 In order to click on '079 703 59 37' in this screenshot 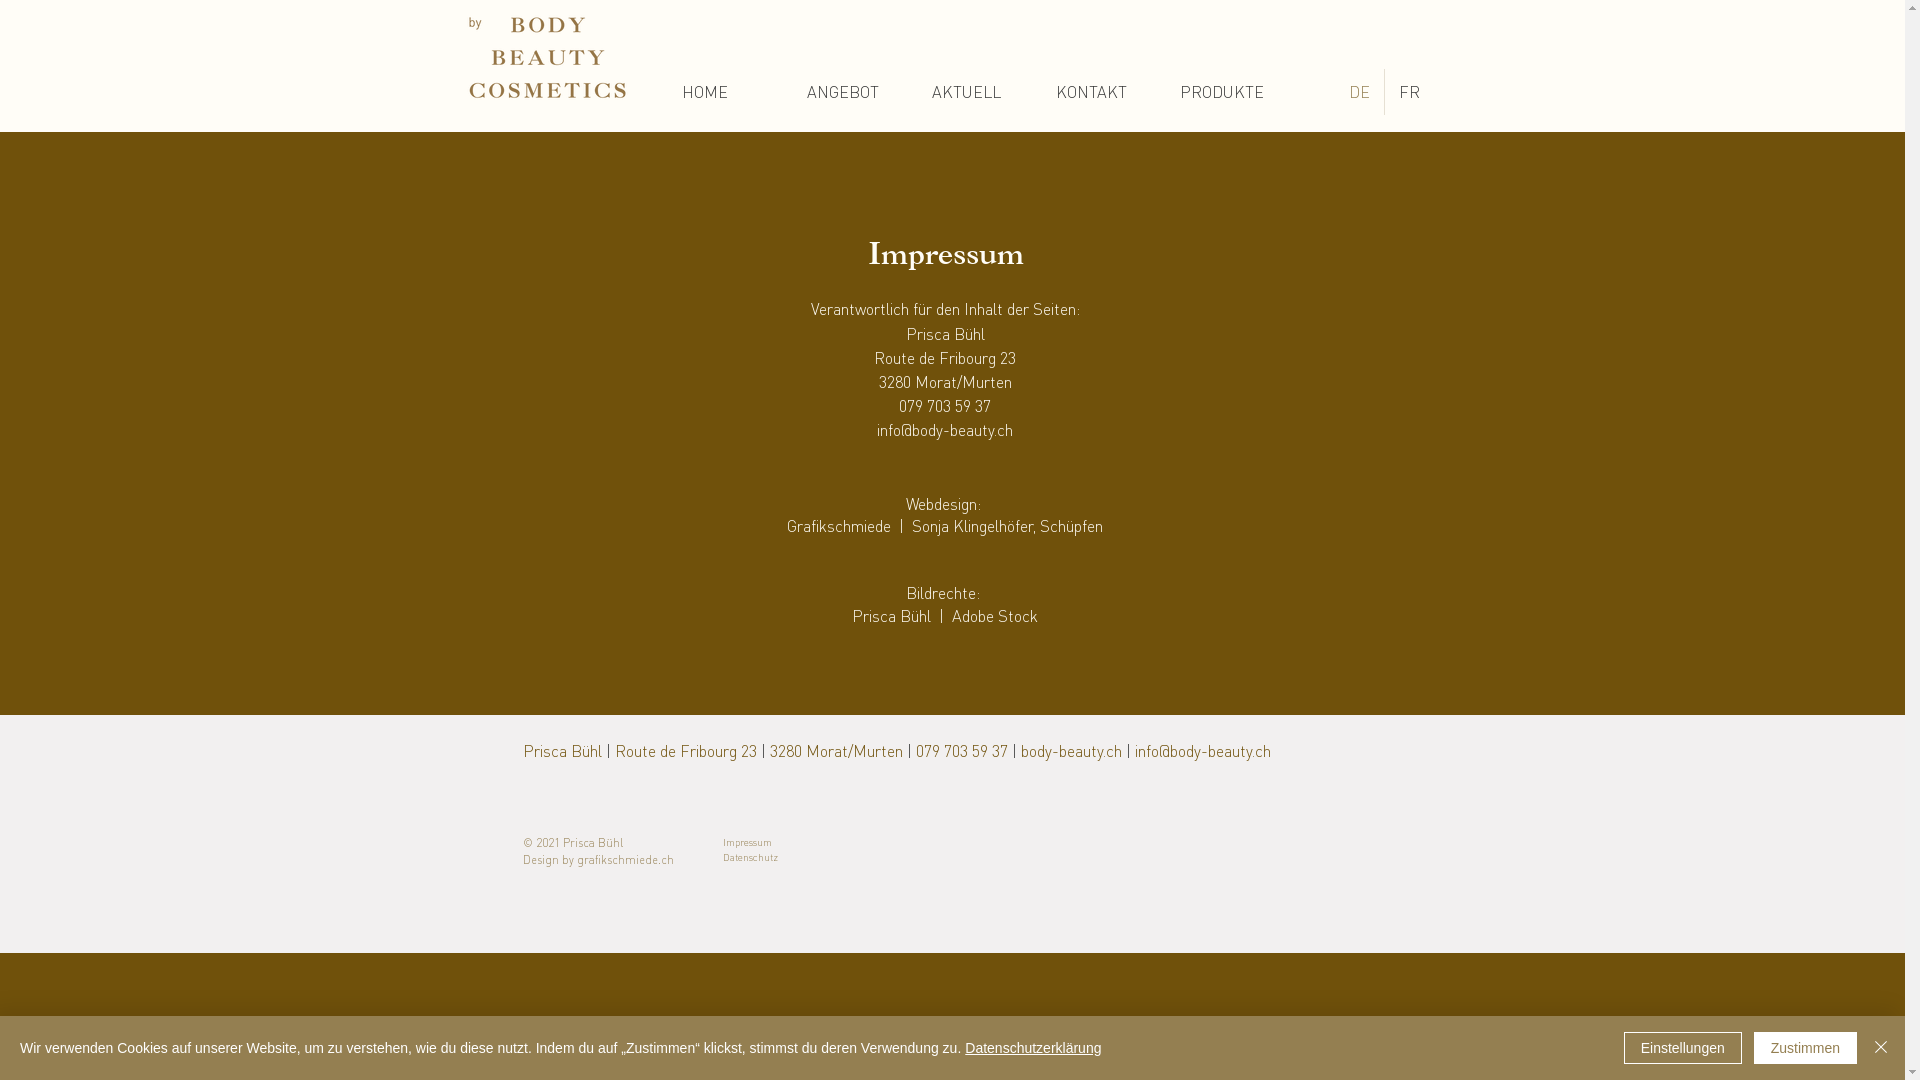, I will do `click(944, 405)`.